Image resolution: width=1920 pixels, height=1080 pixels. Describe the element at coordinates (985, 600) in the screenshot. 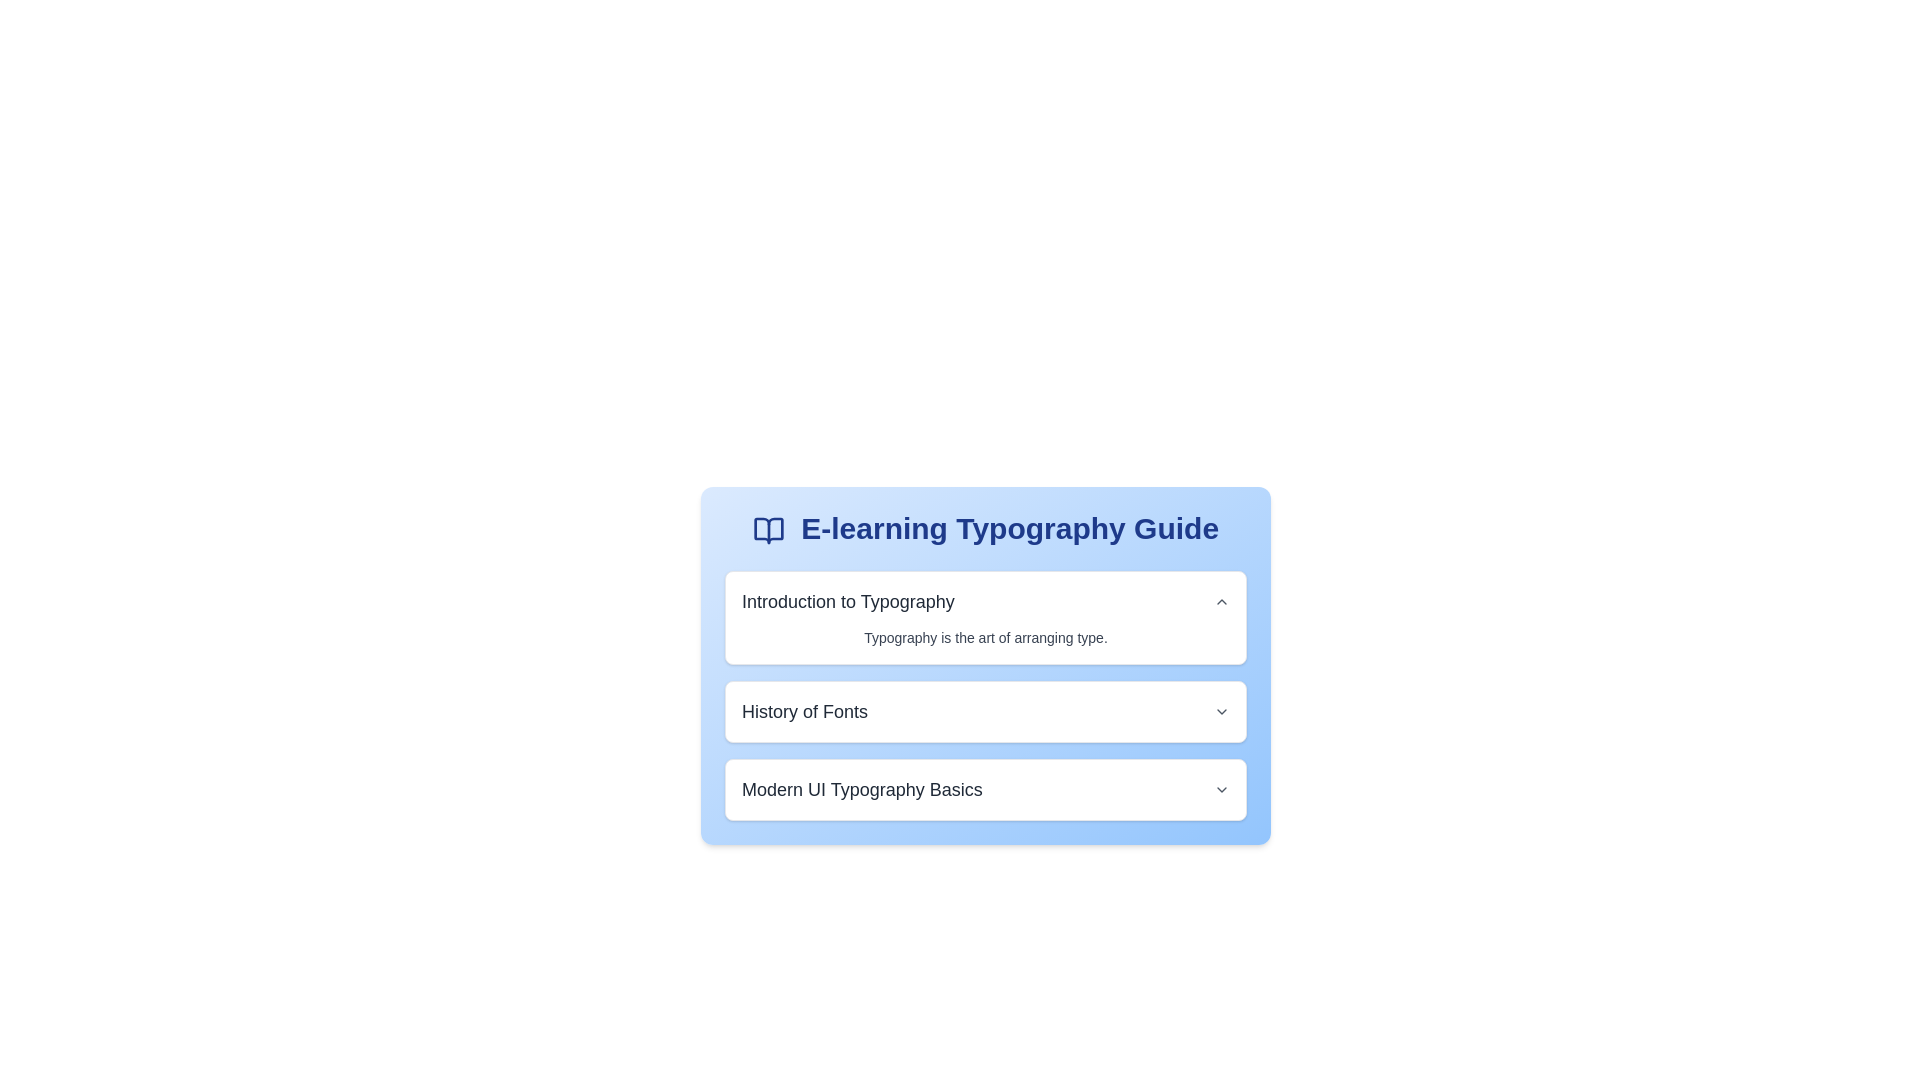

I see `the dropdown button located at the top of the card layout` at that location.